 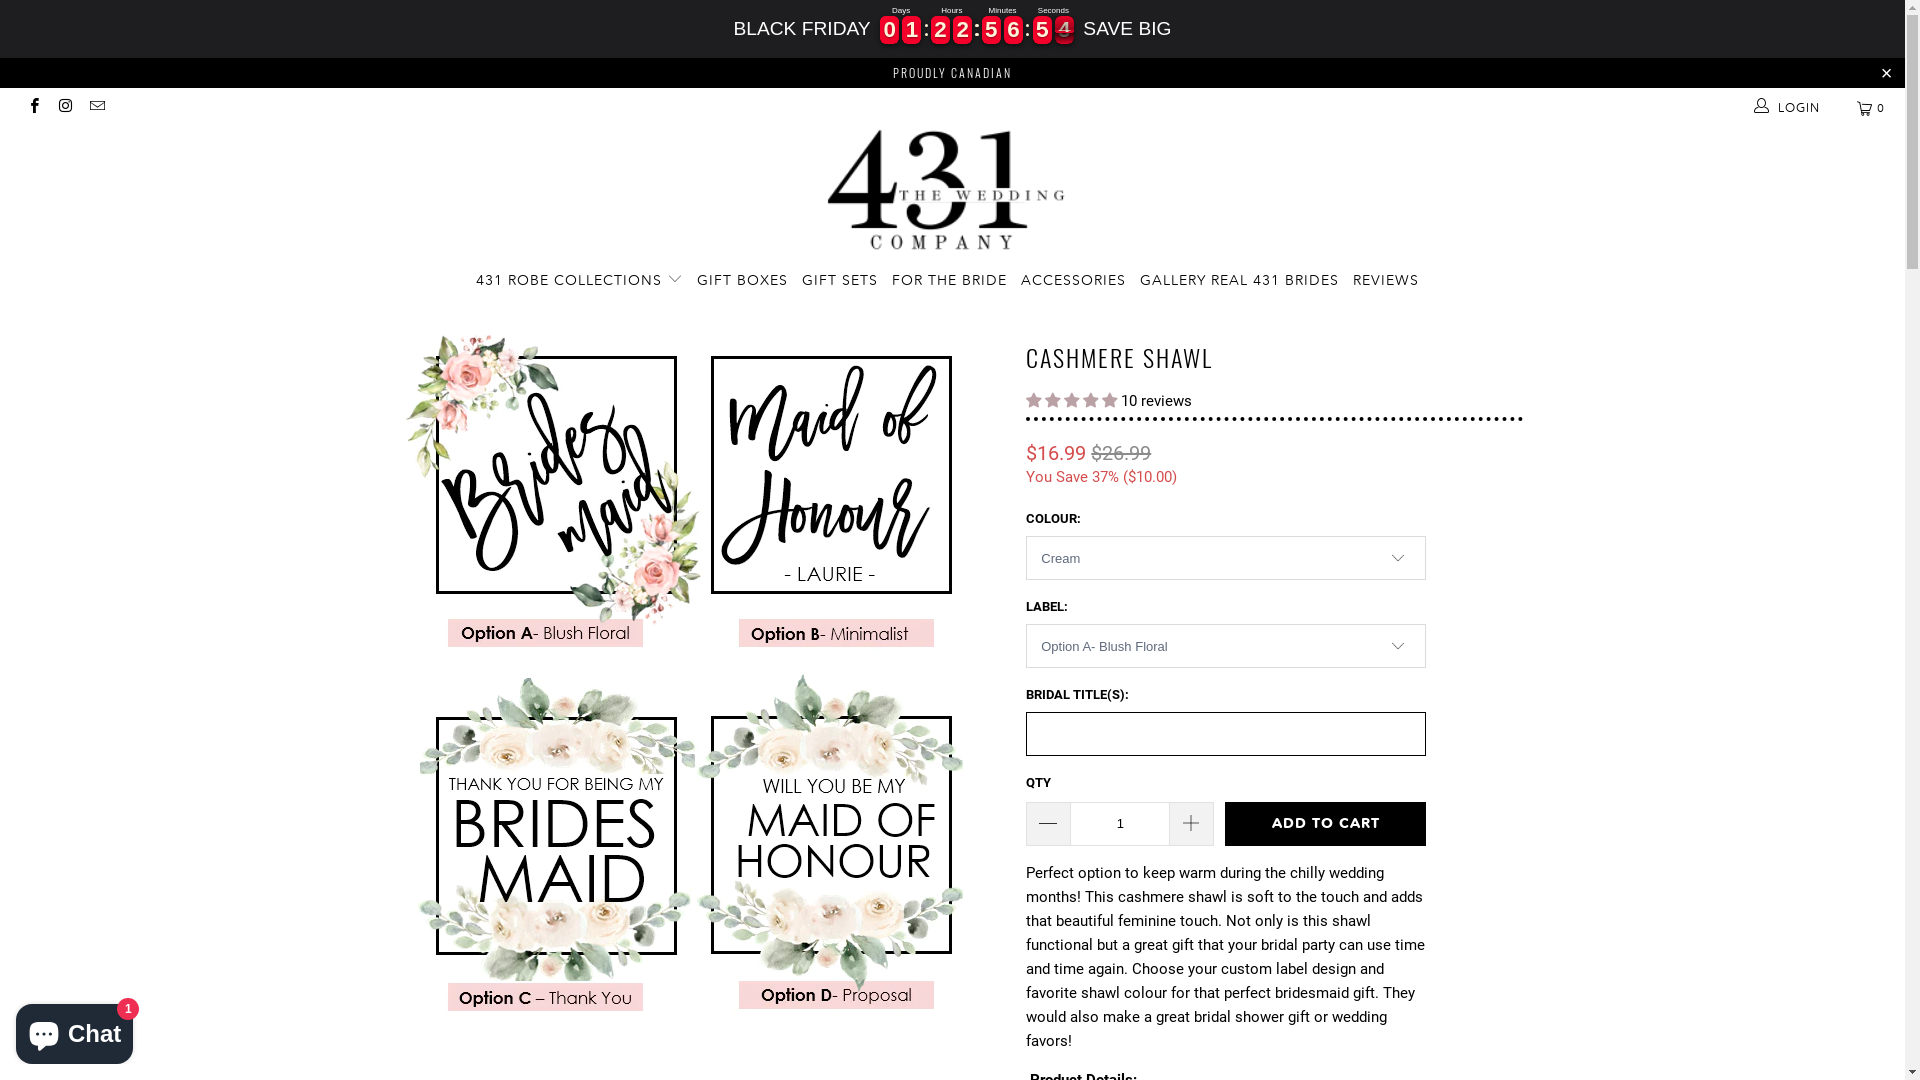 What do you see at coordinates (74, 1029) in the screenshot?
I see `'Shopify online store chat'` at bounding box center [74, 1029].